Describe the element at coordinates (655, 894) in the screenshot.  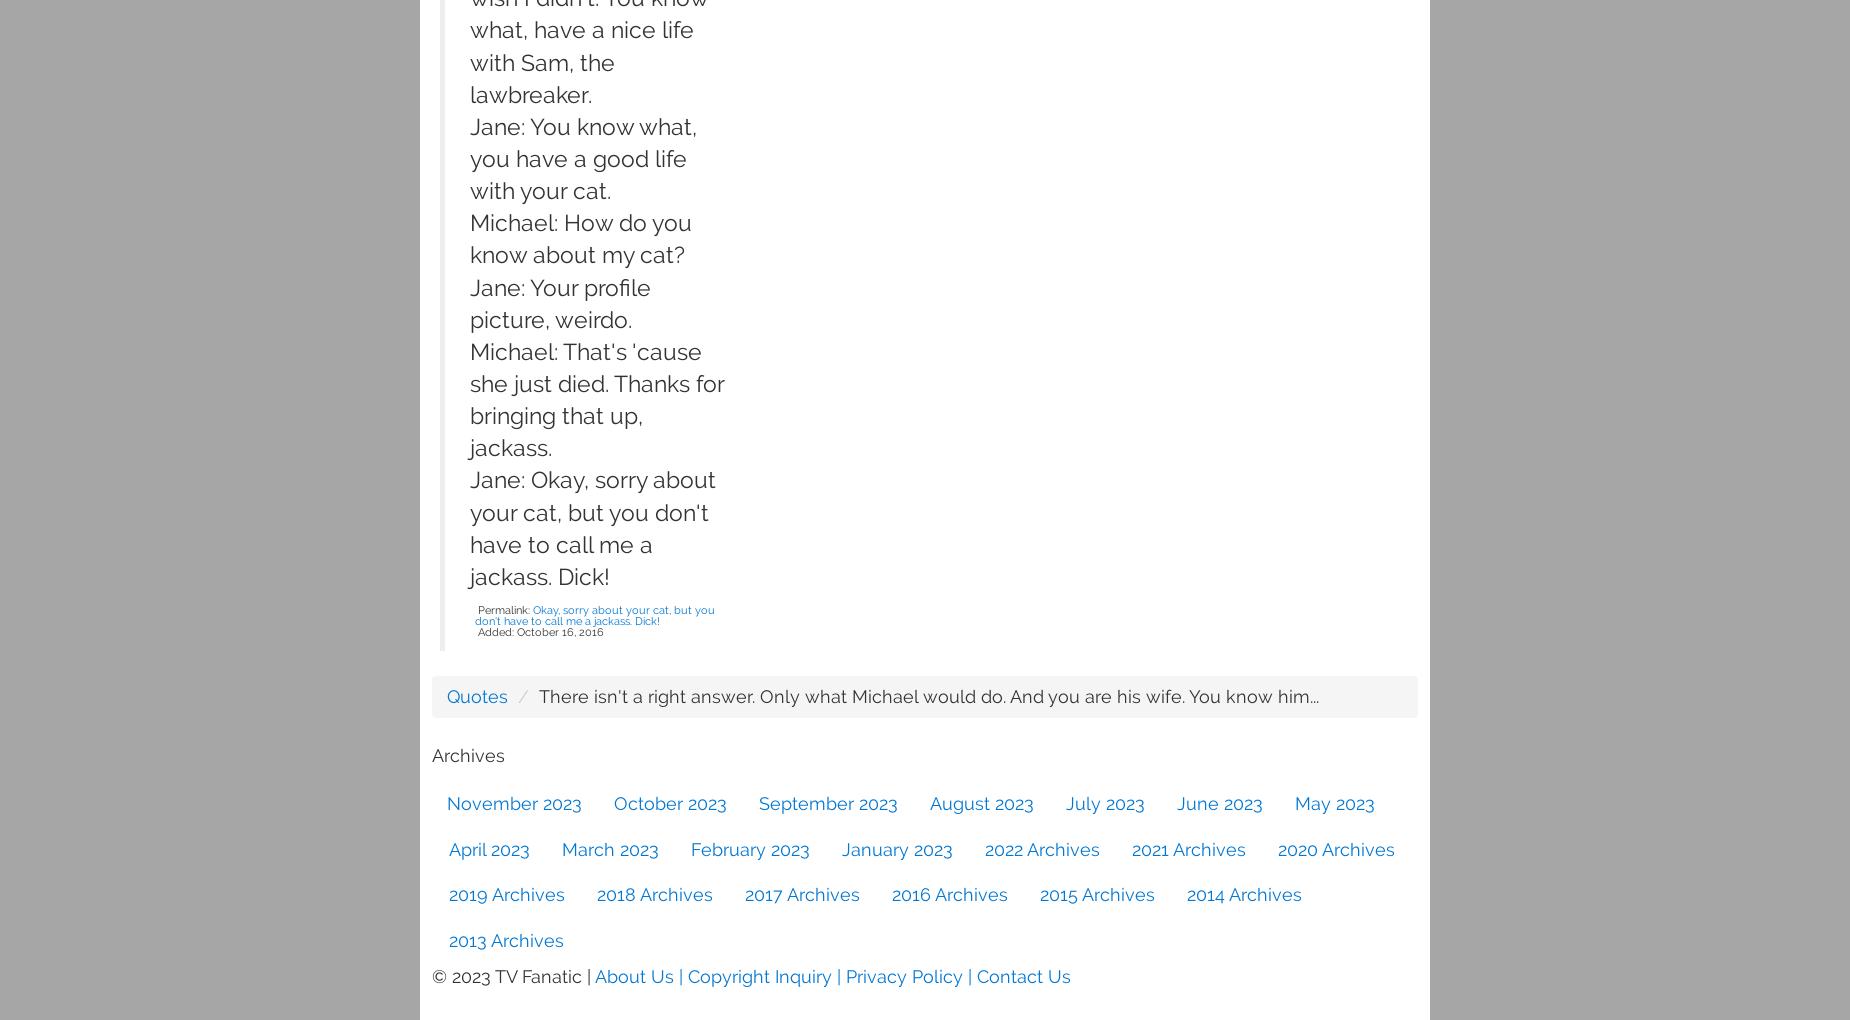
I see `'2018 Archives'` at that location.